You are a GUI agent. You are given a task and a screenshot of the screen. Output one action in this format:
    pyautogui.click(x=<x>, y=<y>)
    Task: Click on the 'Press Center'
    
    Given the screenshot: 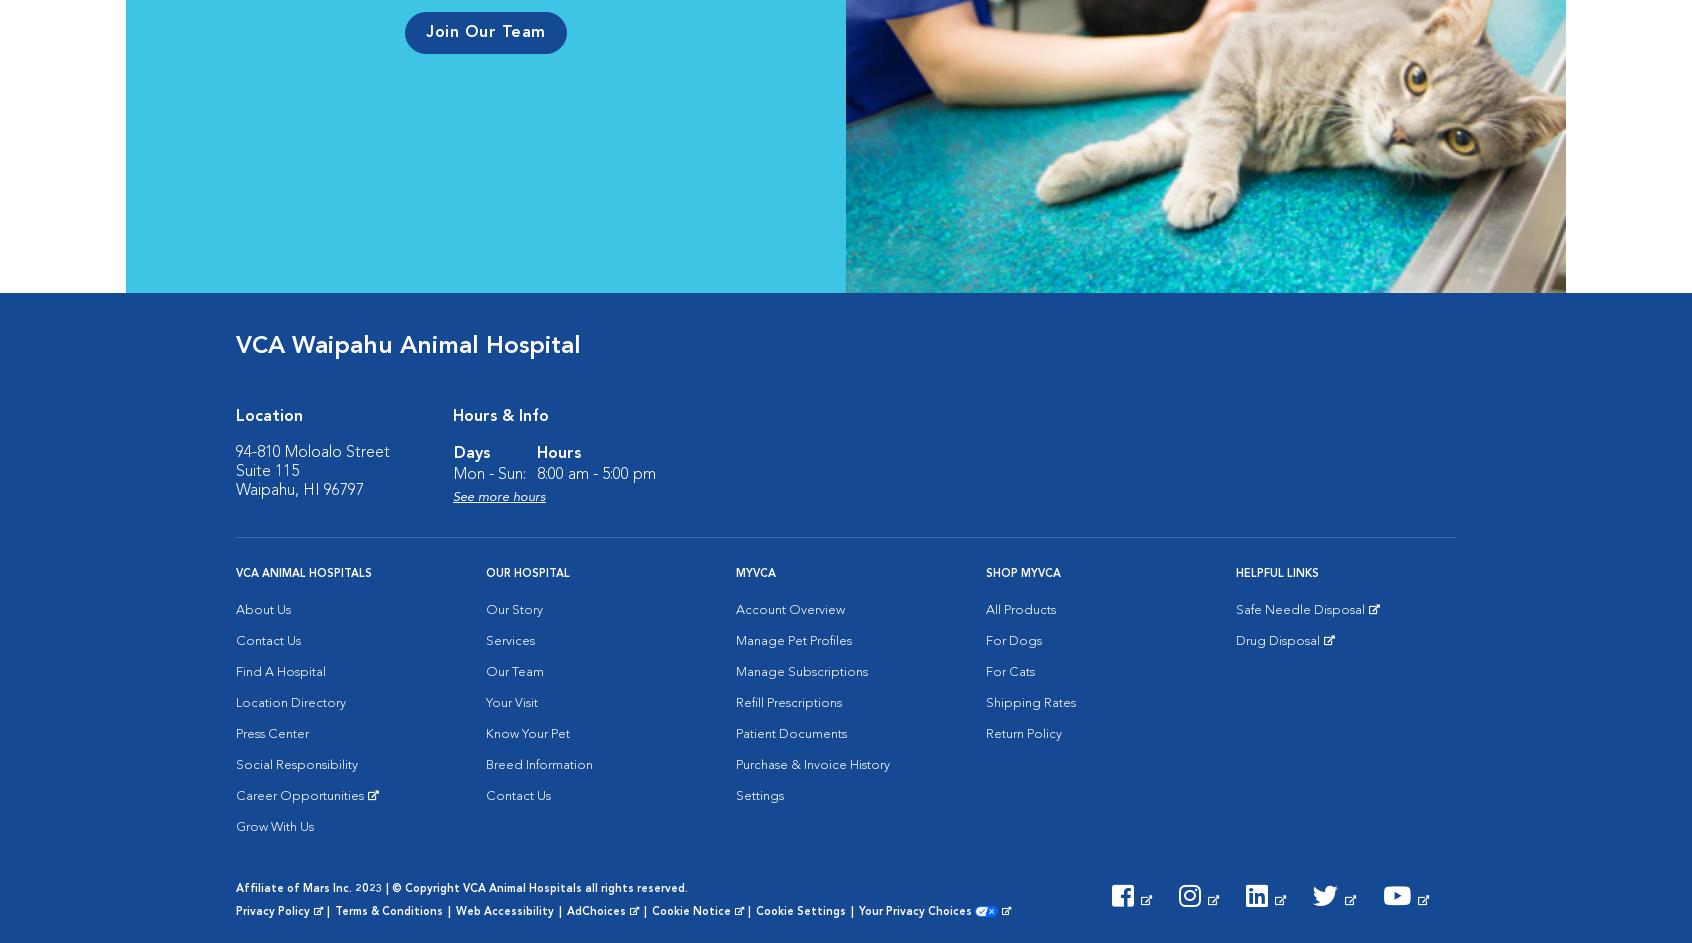 What is the action you would take?
    pyautogui.click(x=236, y=734)
    